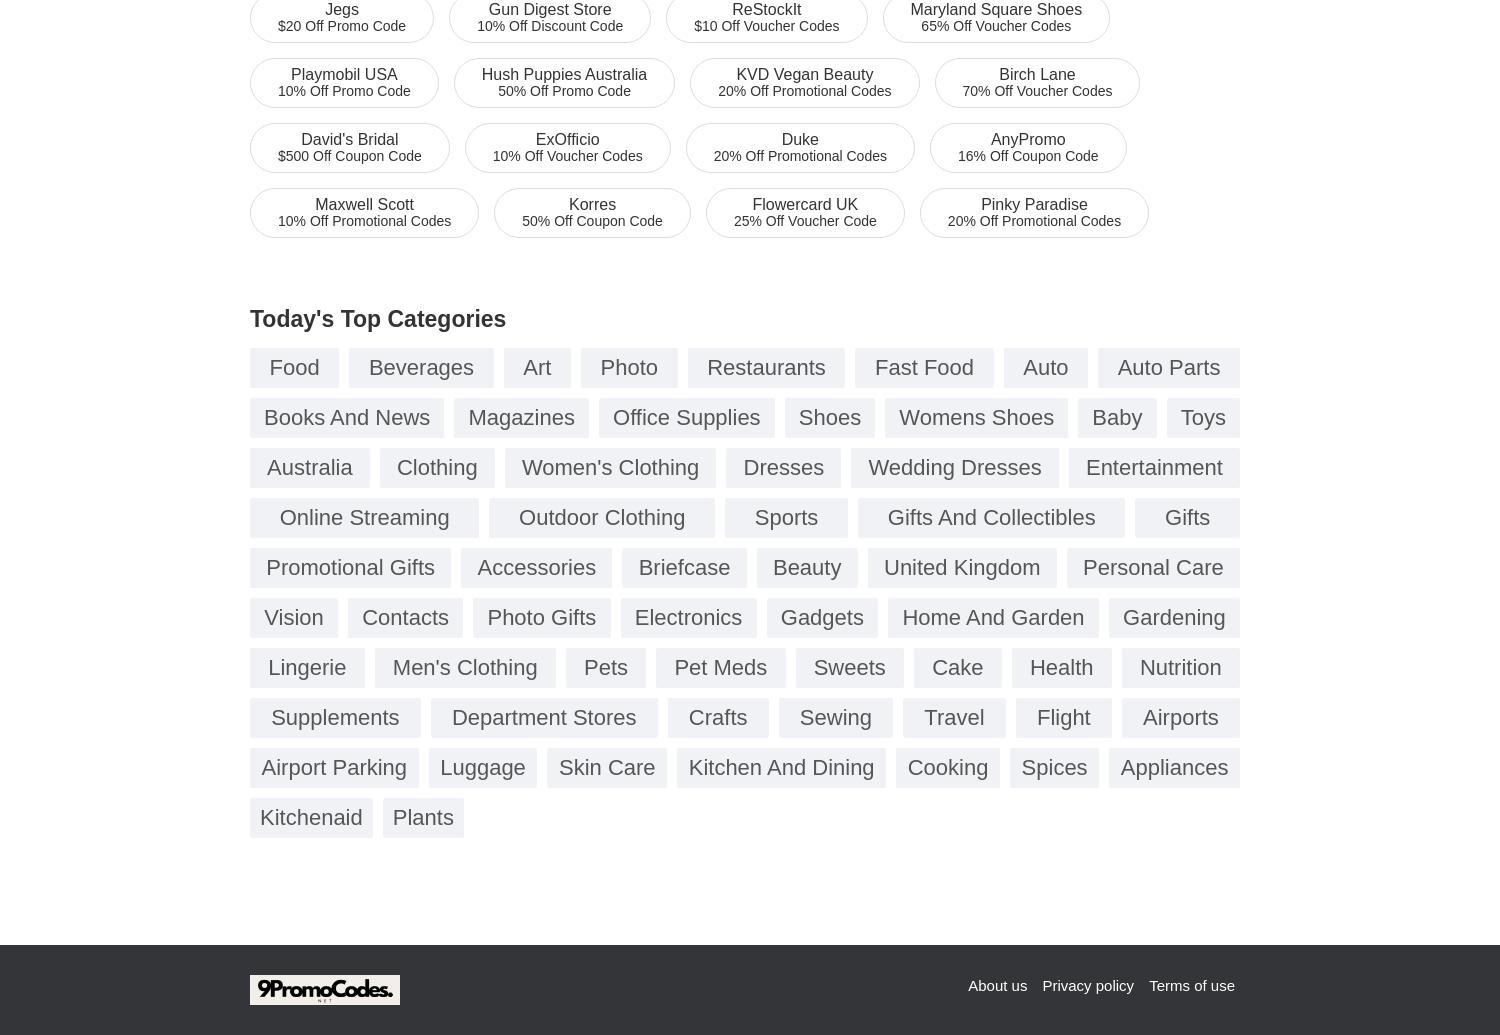  Describe the element at coordinates (966, 984) in the screenshot. I see `'About us'` at that location.